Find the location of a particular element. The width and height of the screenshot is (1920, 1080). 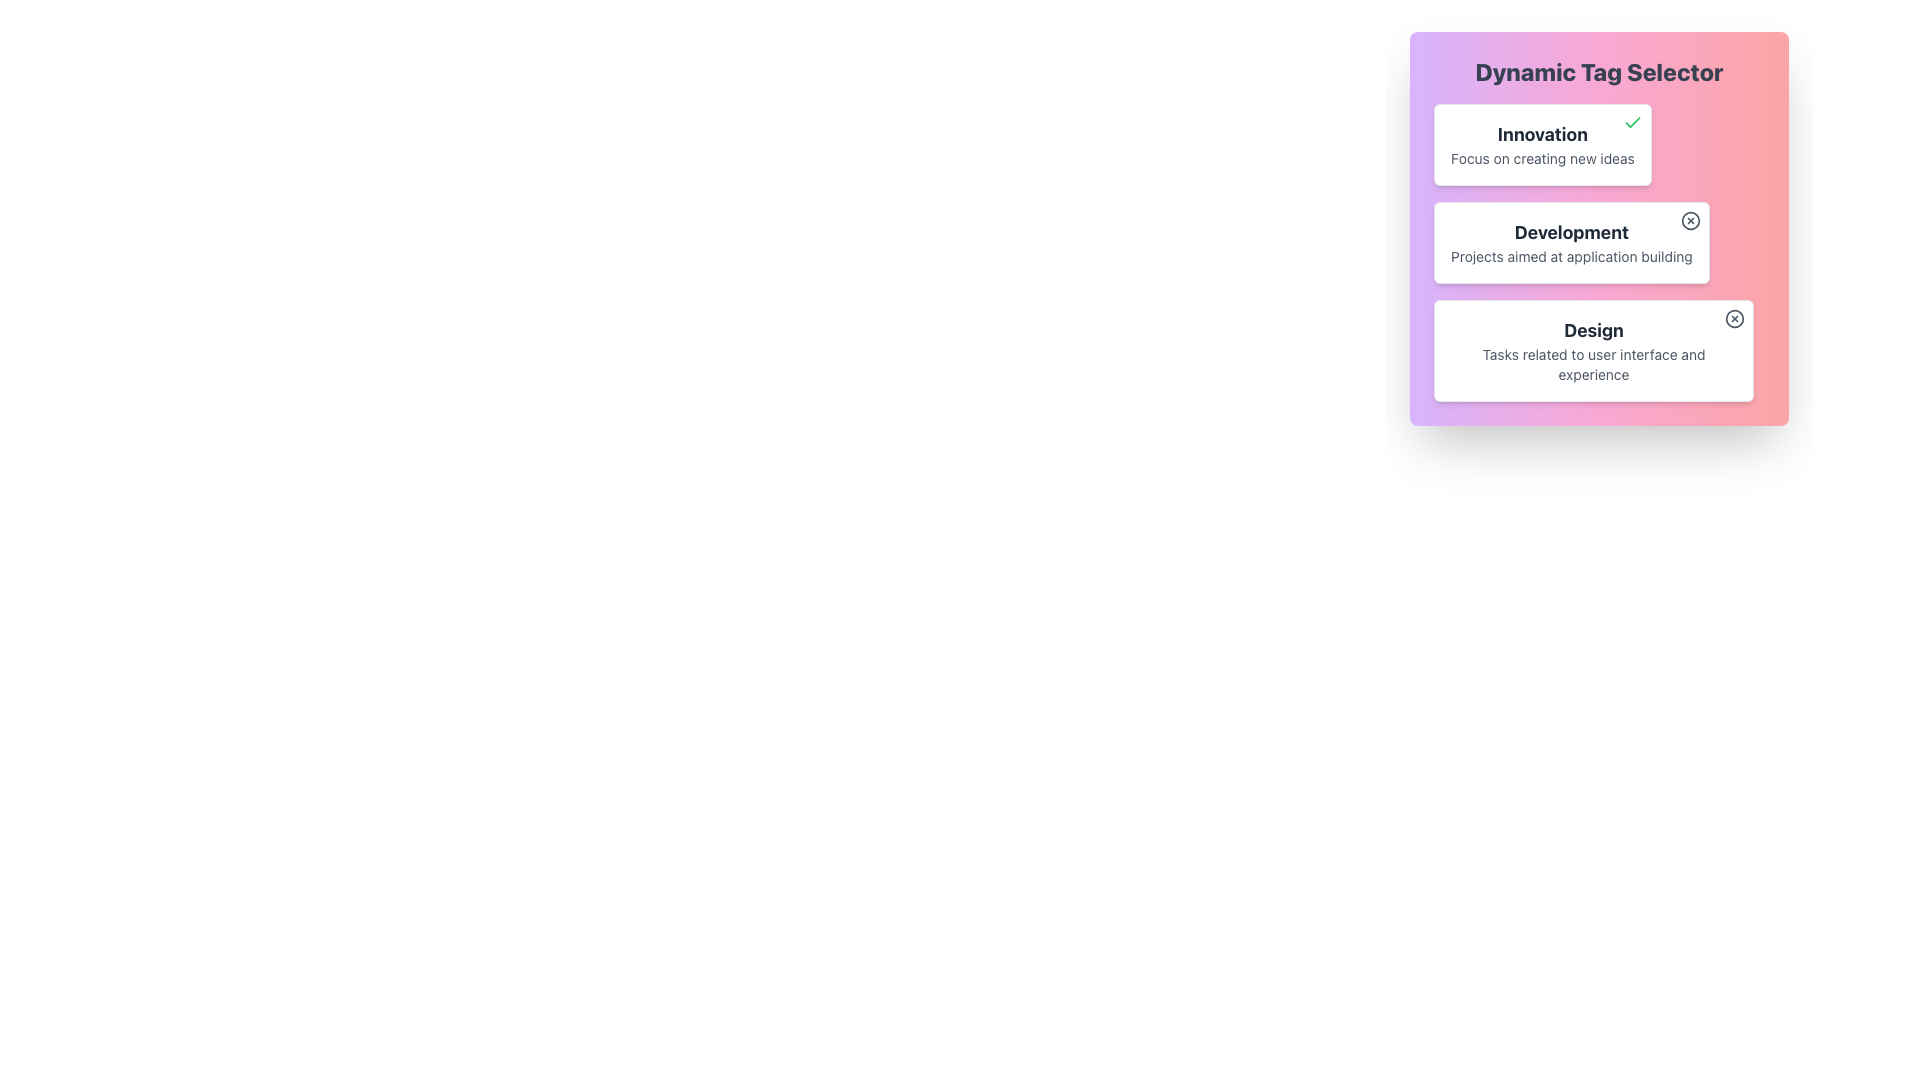

text label displaying 'Focus on creating new ideas', which is located below the title 'Innovation' in a card with a white background is located at coordinates (1541, 157).